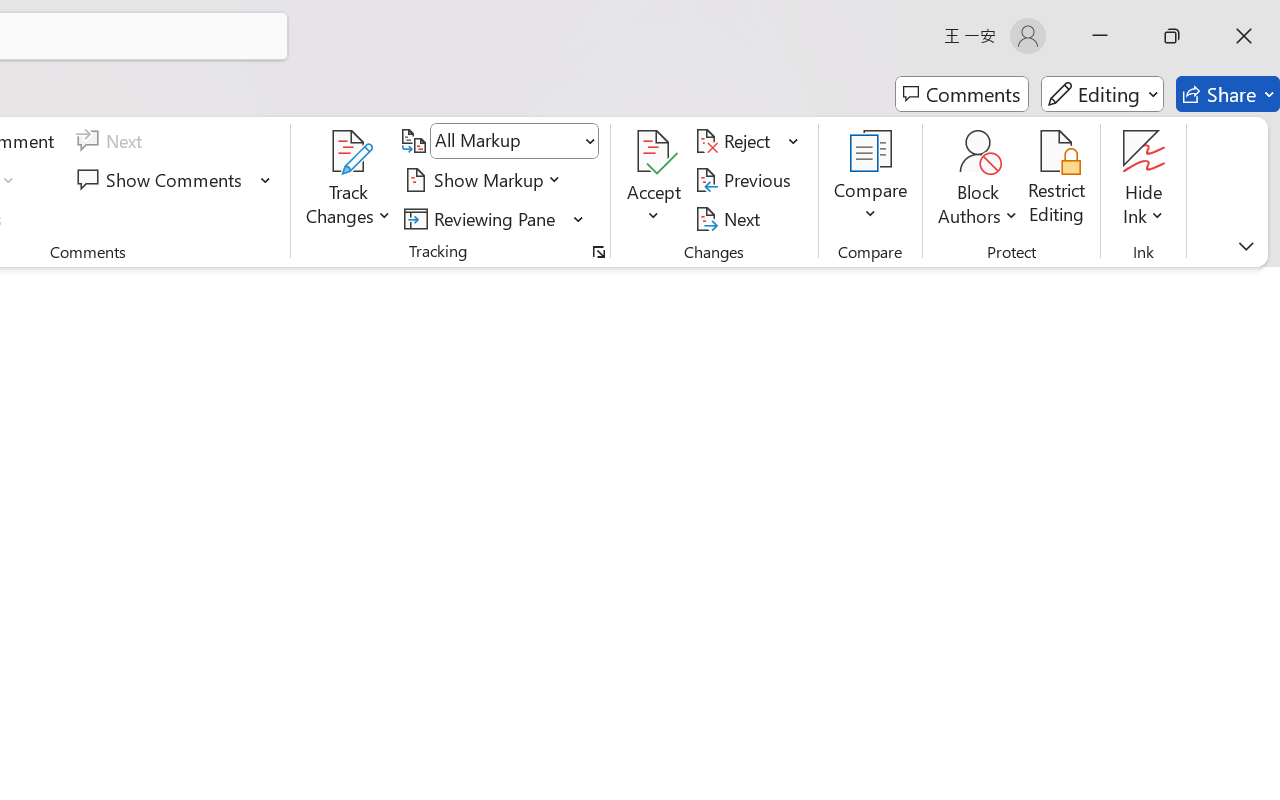 This screenshot has height=800, width=1280. I want to click on 'Hide Ink', so click(1144, 151).